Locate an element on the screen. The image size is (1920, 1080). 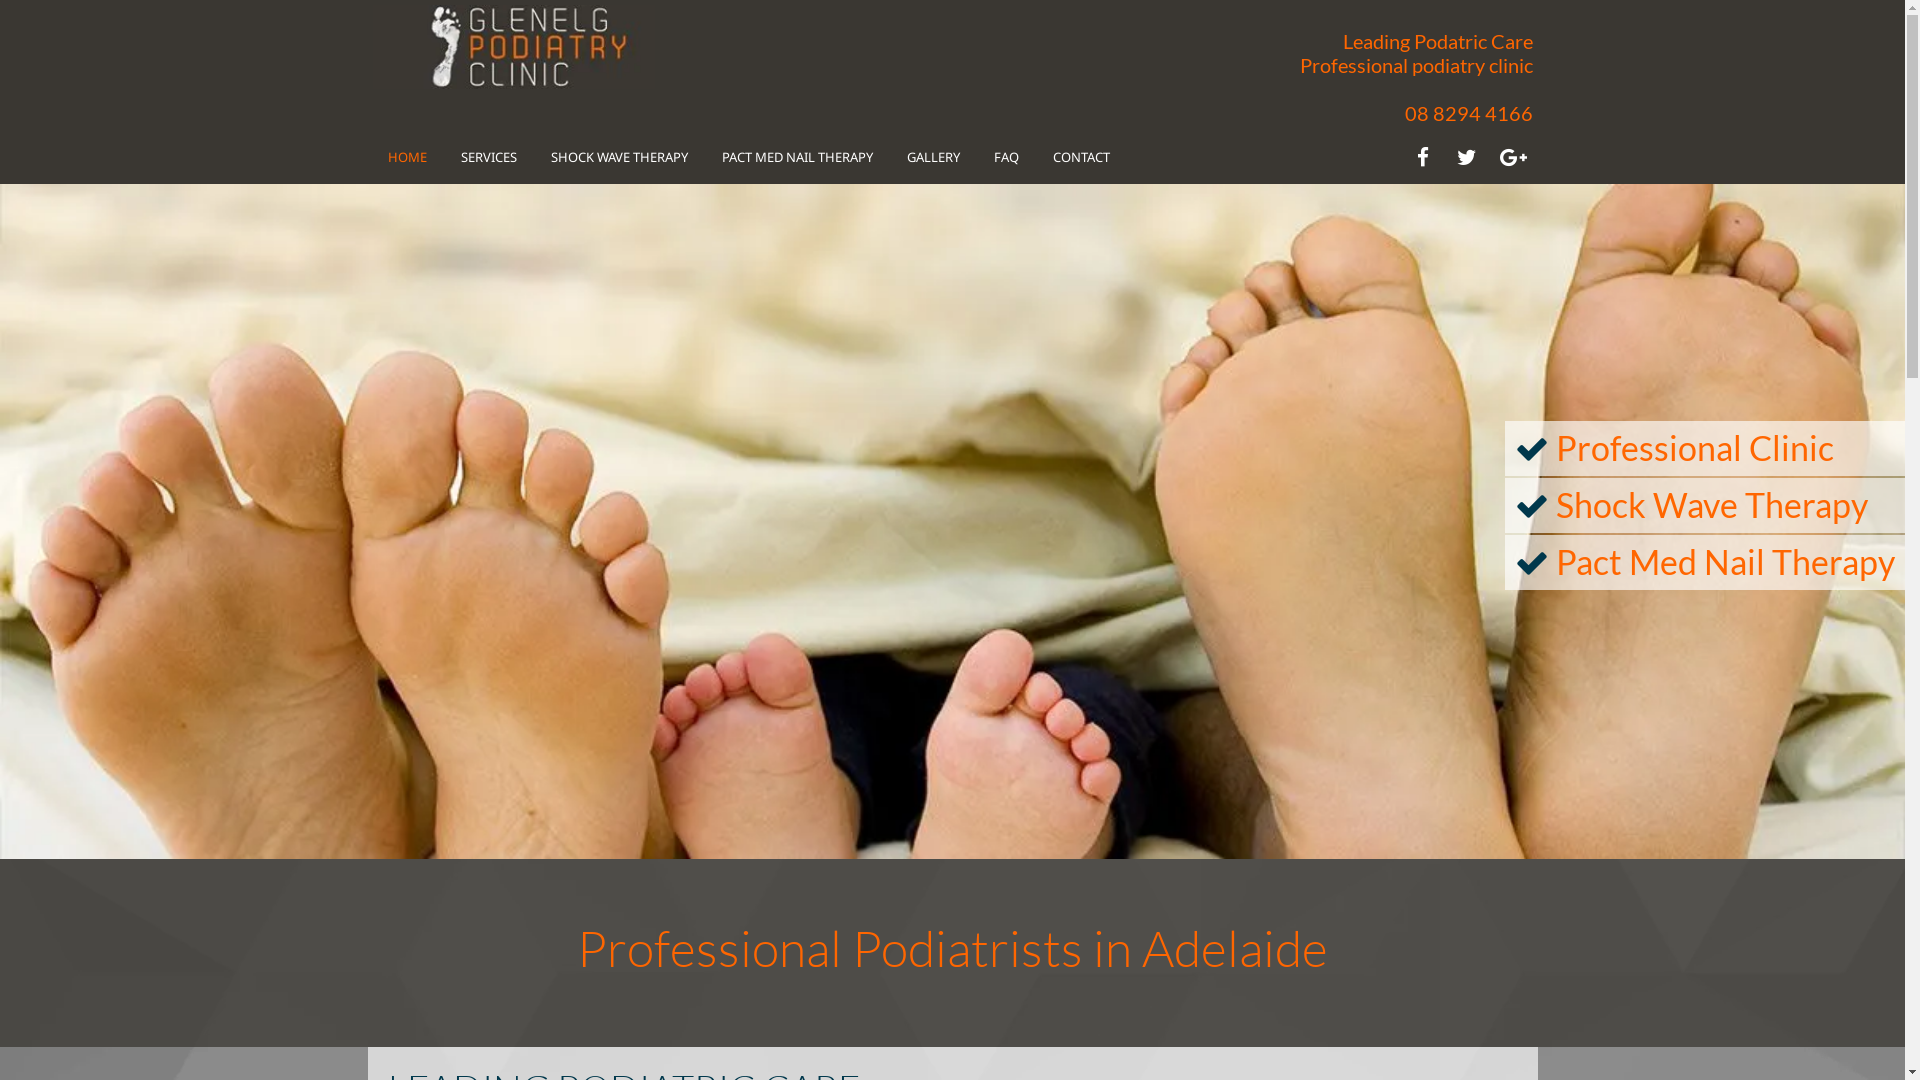
'glenelg podiatry logo' is located at coordinates (513, 45).